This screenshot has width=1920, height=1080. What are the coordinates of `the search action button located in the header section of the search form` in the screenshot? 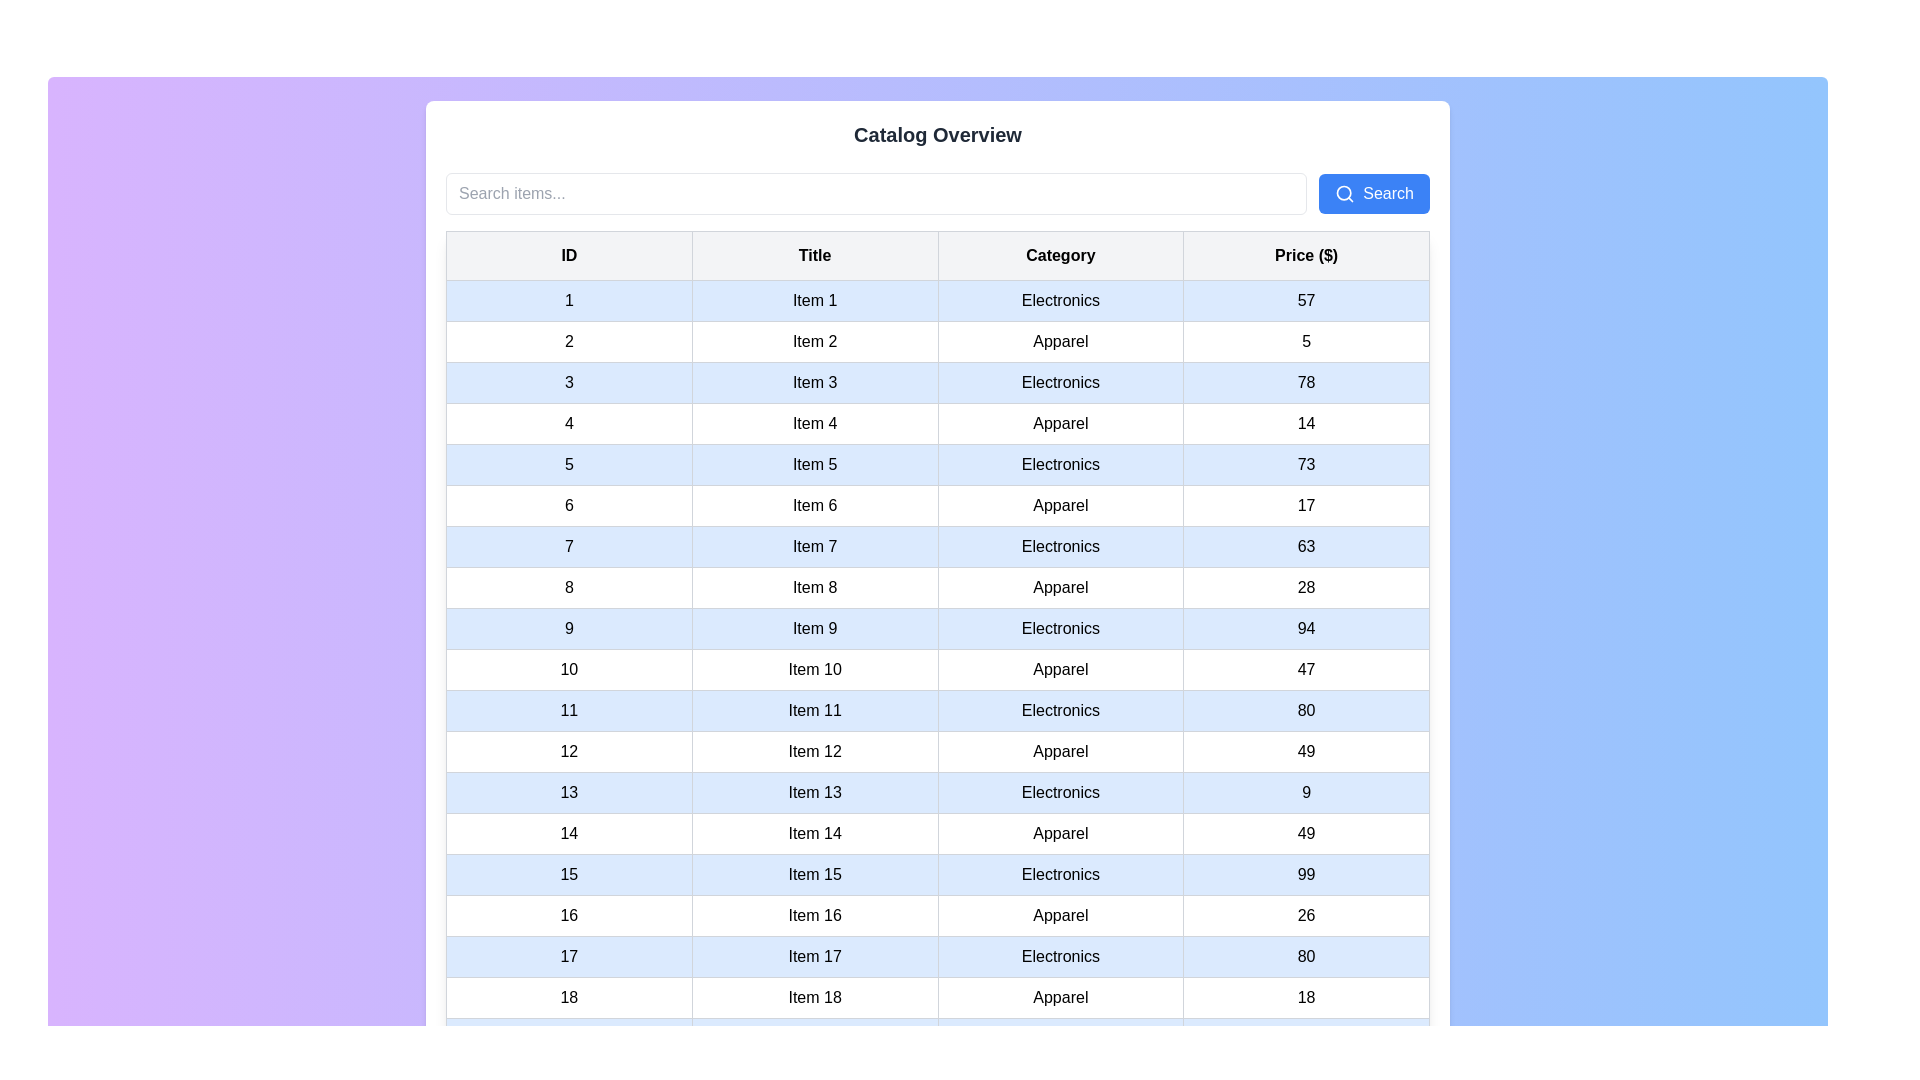 It's located at (1373, 193).